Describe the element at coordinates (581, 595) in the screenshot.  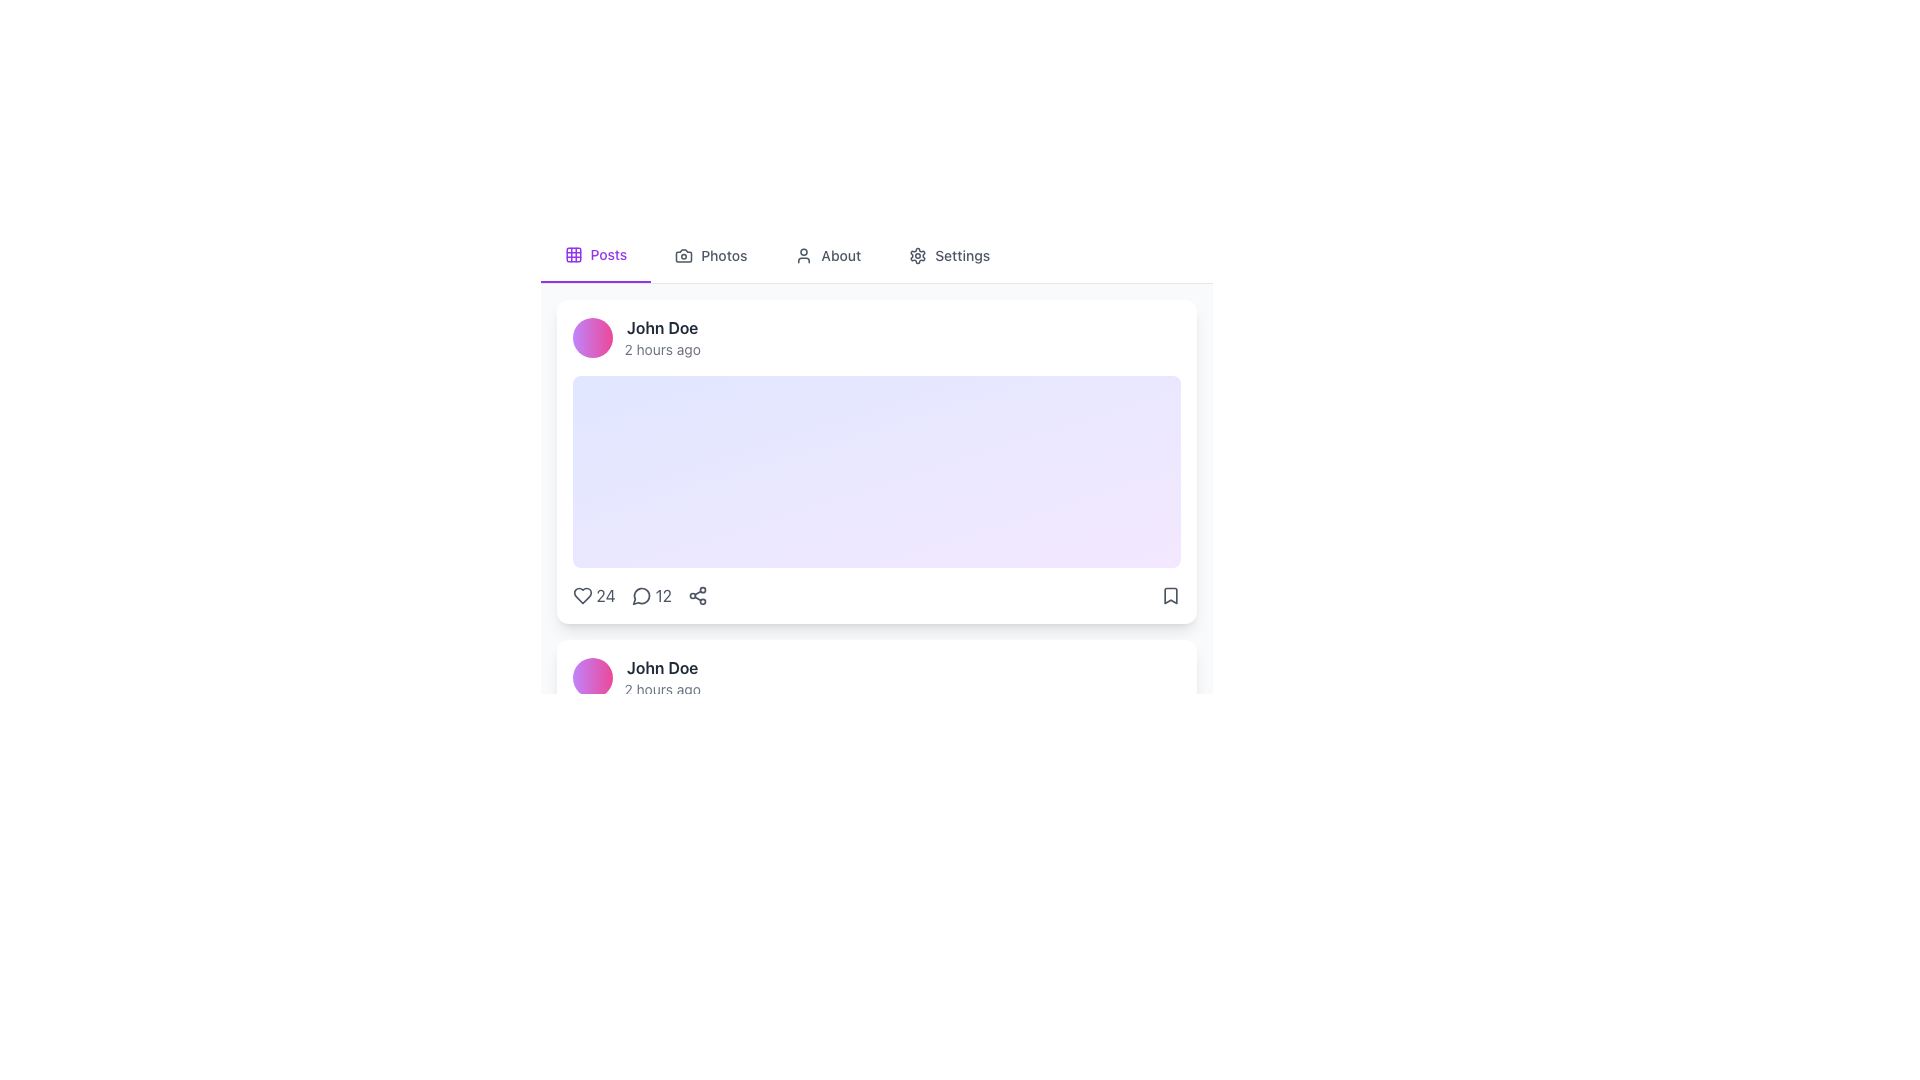
I see `the SVG-based heart symbol icon, which represents a 'like' or 'favorite' action, located beneath the post's main content and positioned to the left of the comment icon` at that location.